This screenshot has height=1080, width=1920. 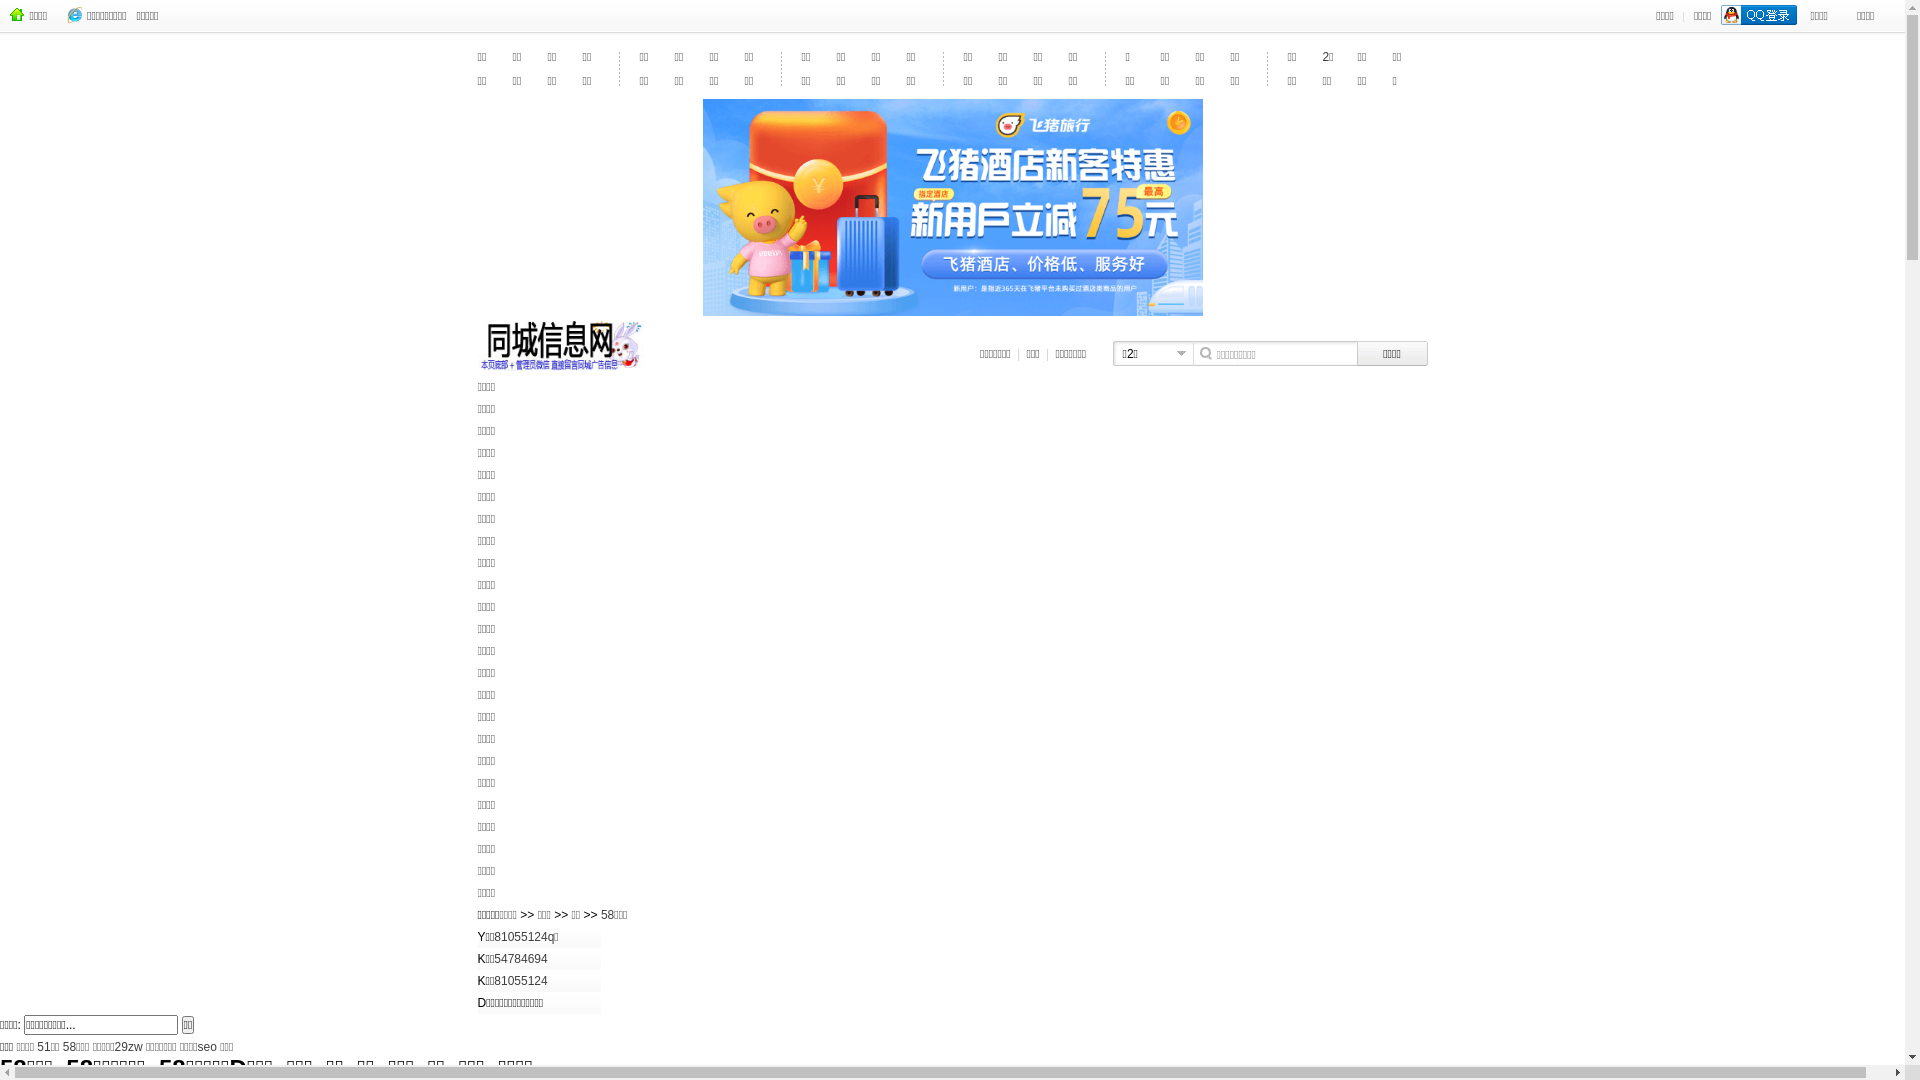 I want to click on '54784694', so click(x=520, y=958).